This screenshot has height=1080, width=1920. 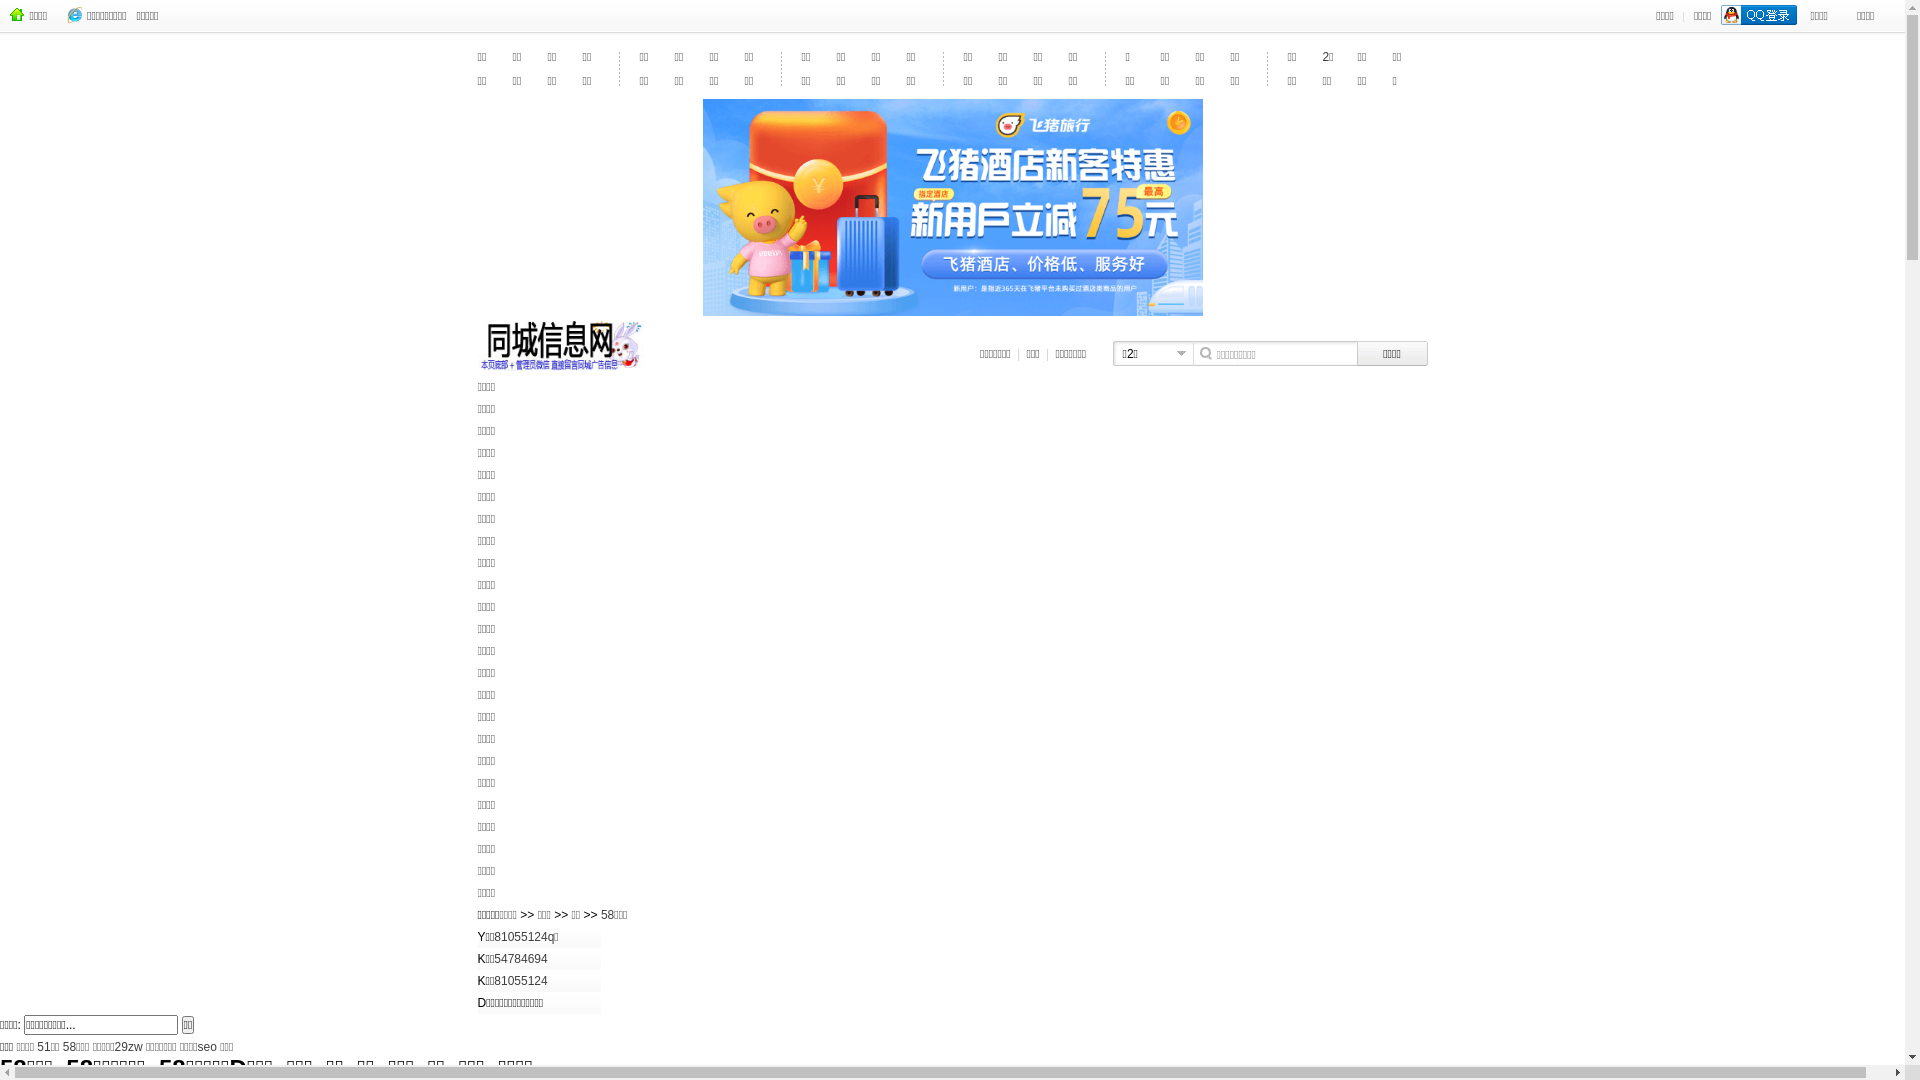 I want to click on '54784694', so click(x=520, y=958).